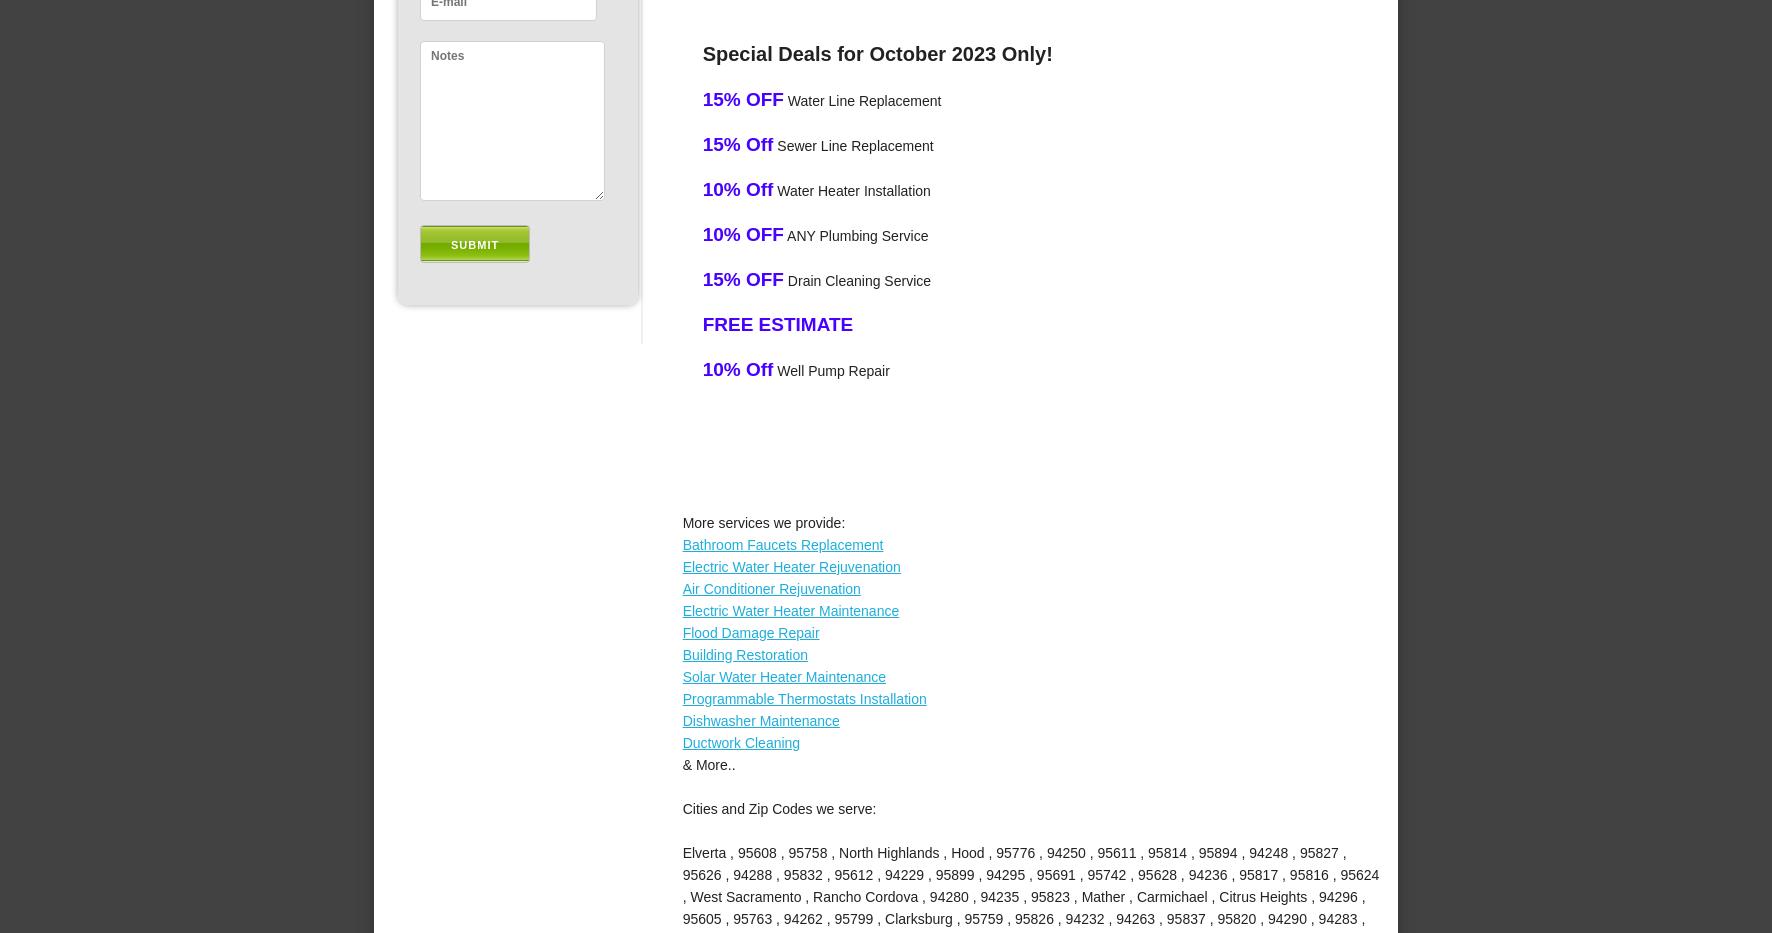 This screenshot has height=933, width=1772. I want to click on 'Dishwasher Maintenance', so click(759, 719).